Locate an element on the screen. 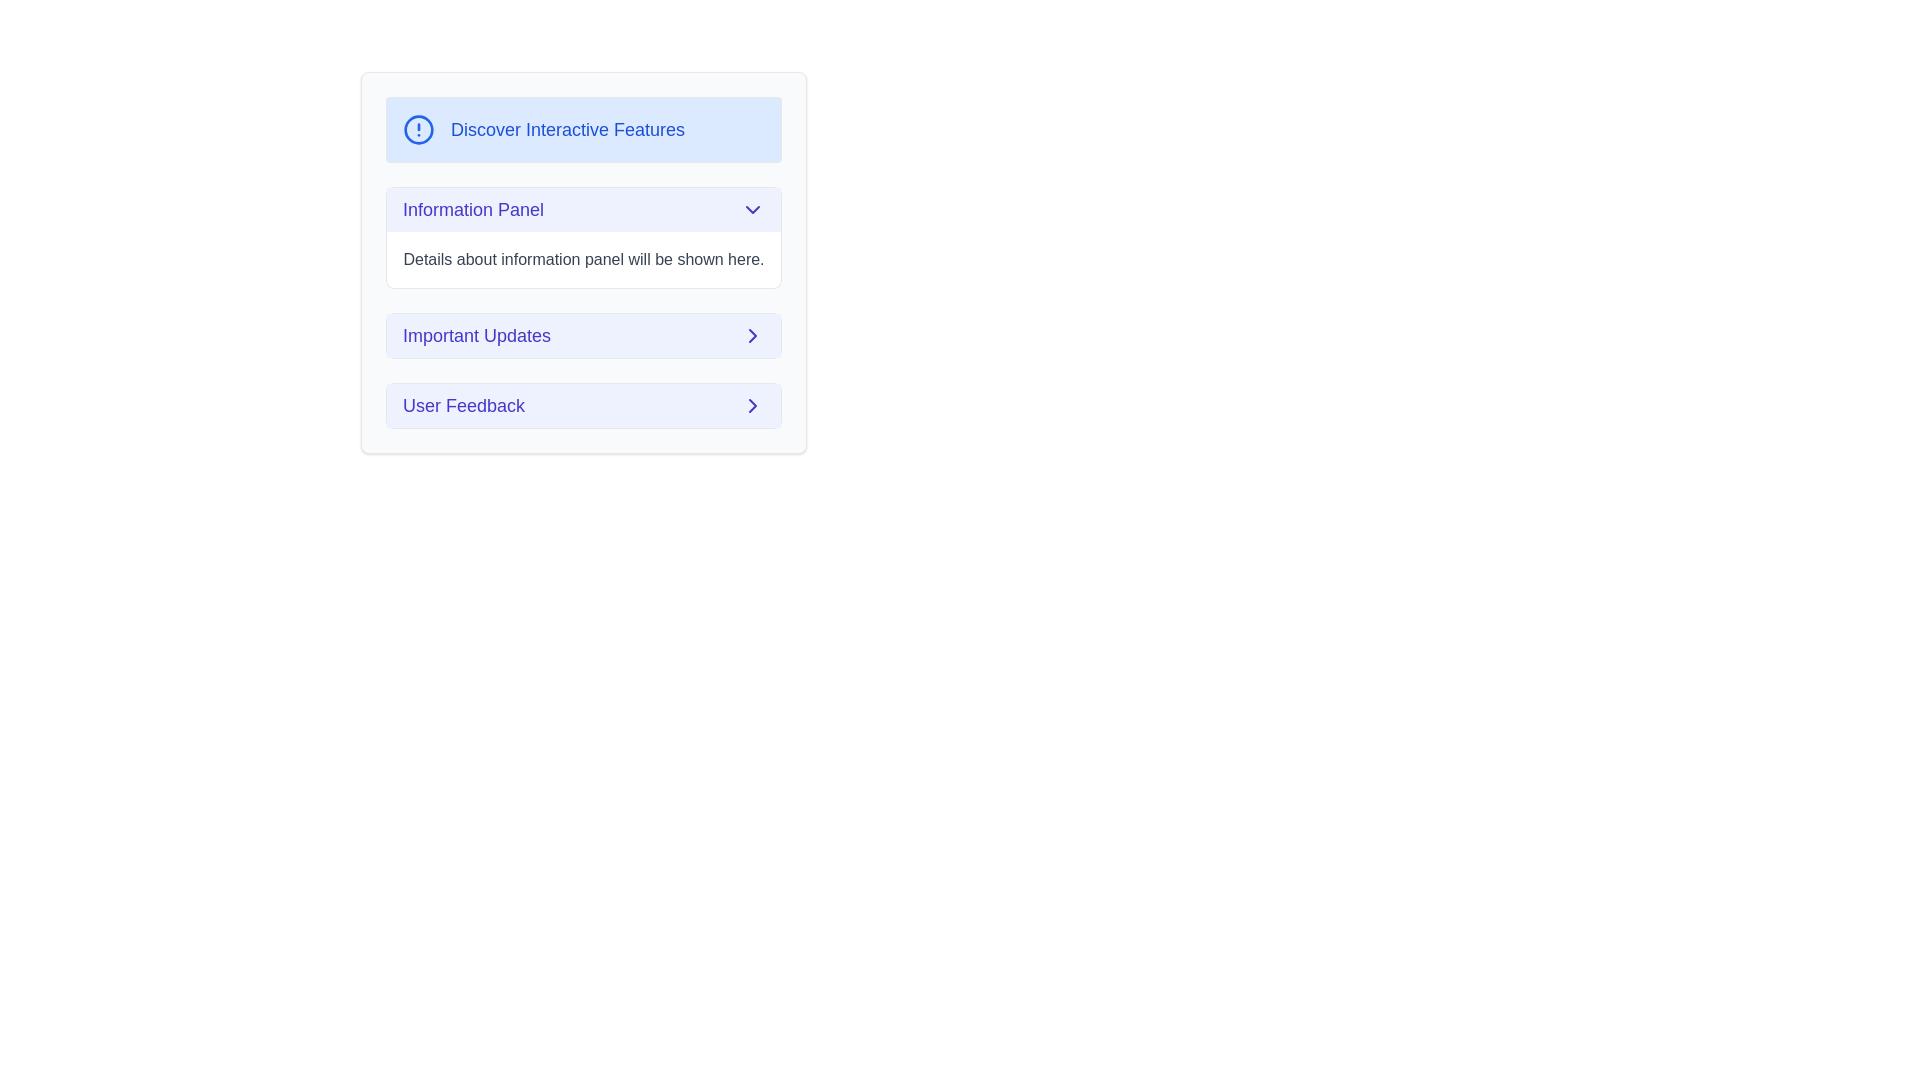 The image size is (1920, 1080). the Text Label that serves as a heading for the bar, which is positioned inside a wider horizontal bar element on the left part of the bar is located at coordinates (472, 209).